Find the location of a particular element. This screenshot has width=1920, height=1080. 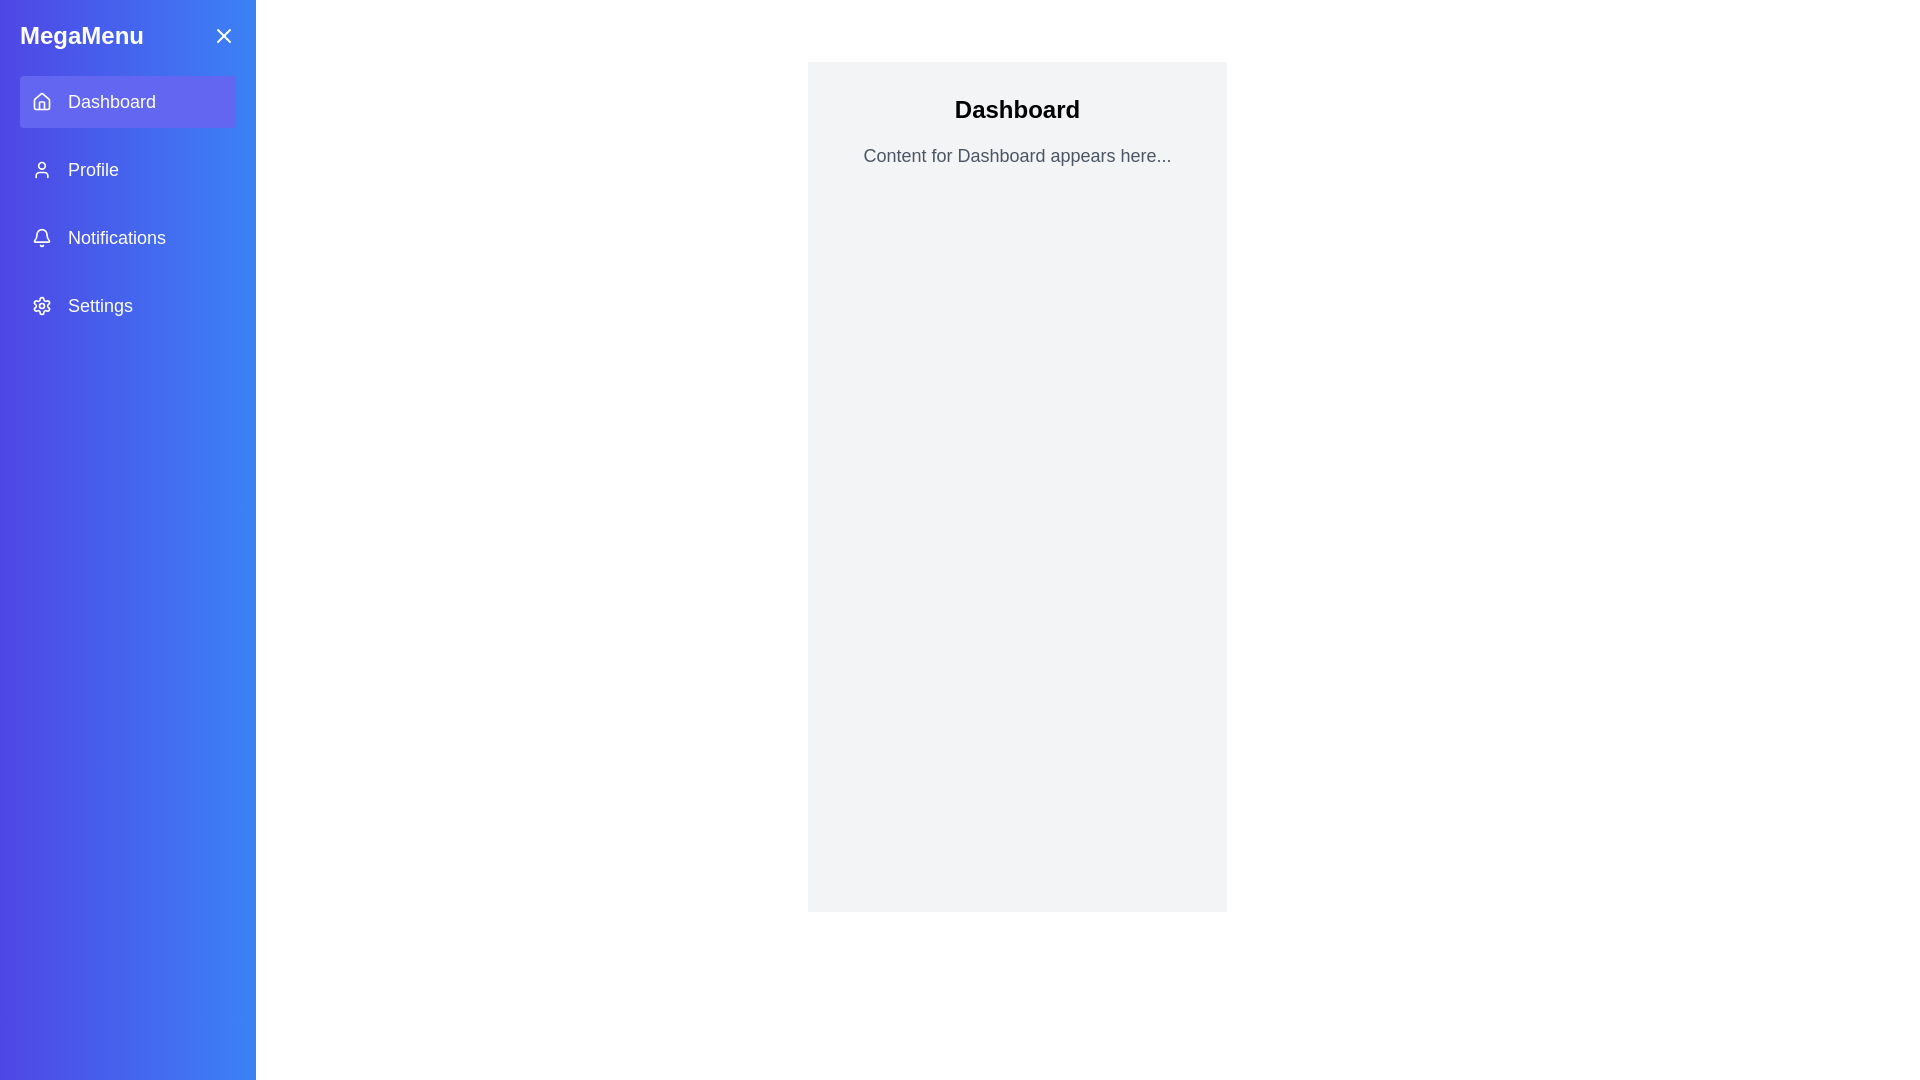

the settings icon located in the sidebar is located at coordinates (42, 305).